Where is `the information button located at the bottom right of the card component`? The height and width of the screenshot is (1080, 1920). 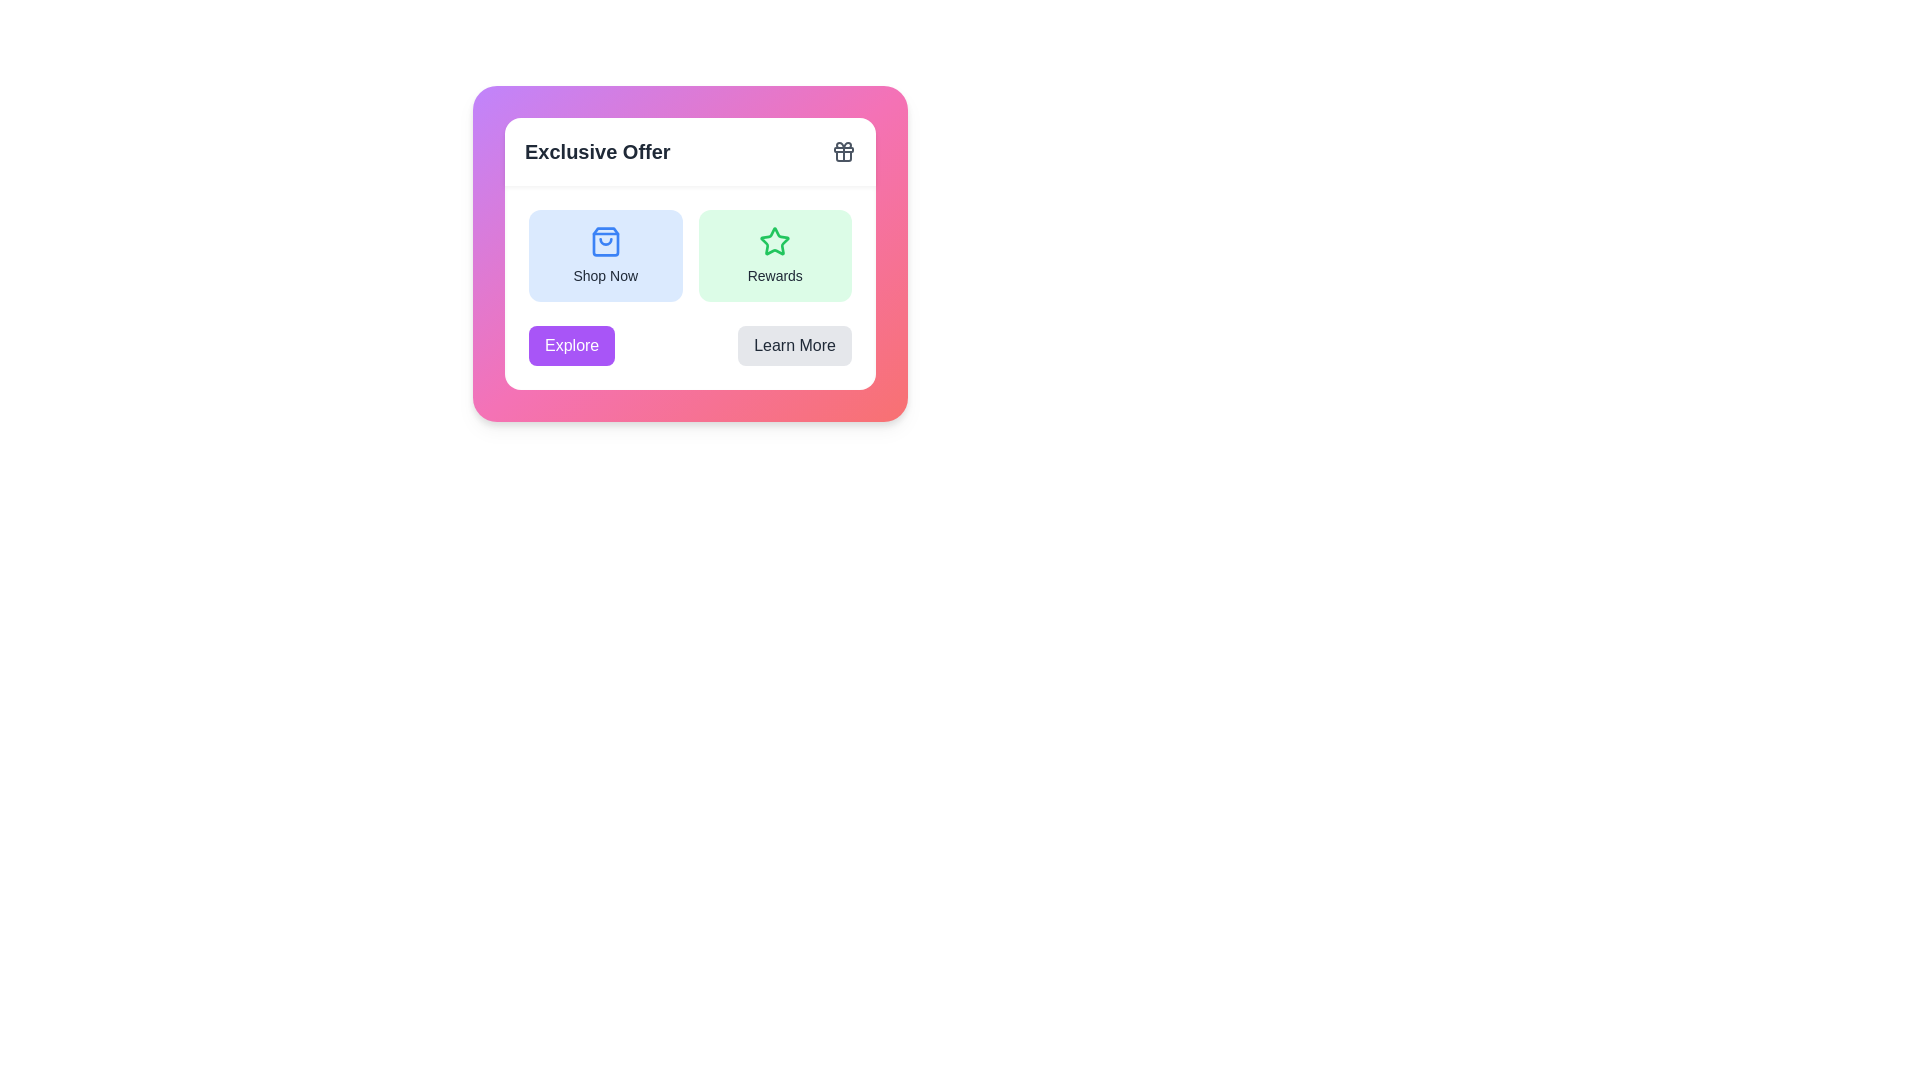
the information button located at the bottom right of the card component is located at coordinates (794, 345).